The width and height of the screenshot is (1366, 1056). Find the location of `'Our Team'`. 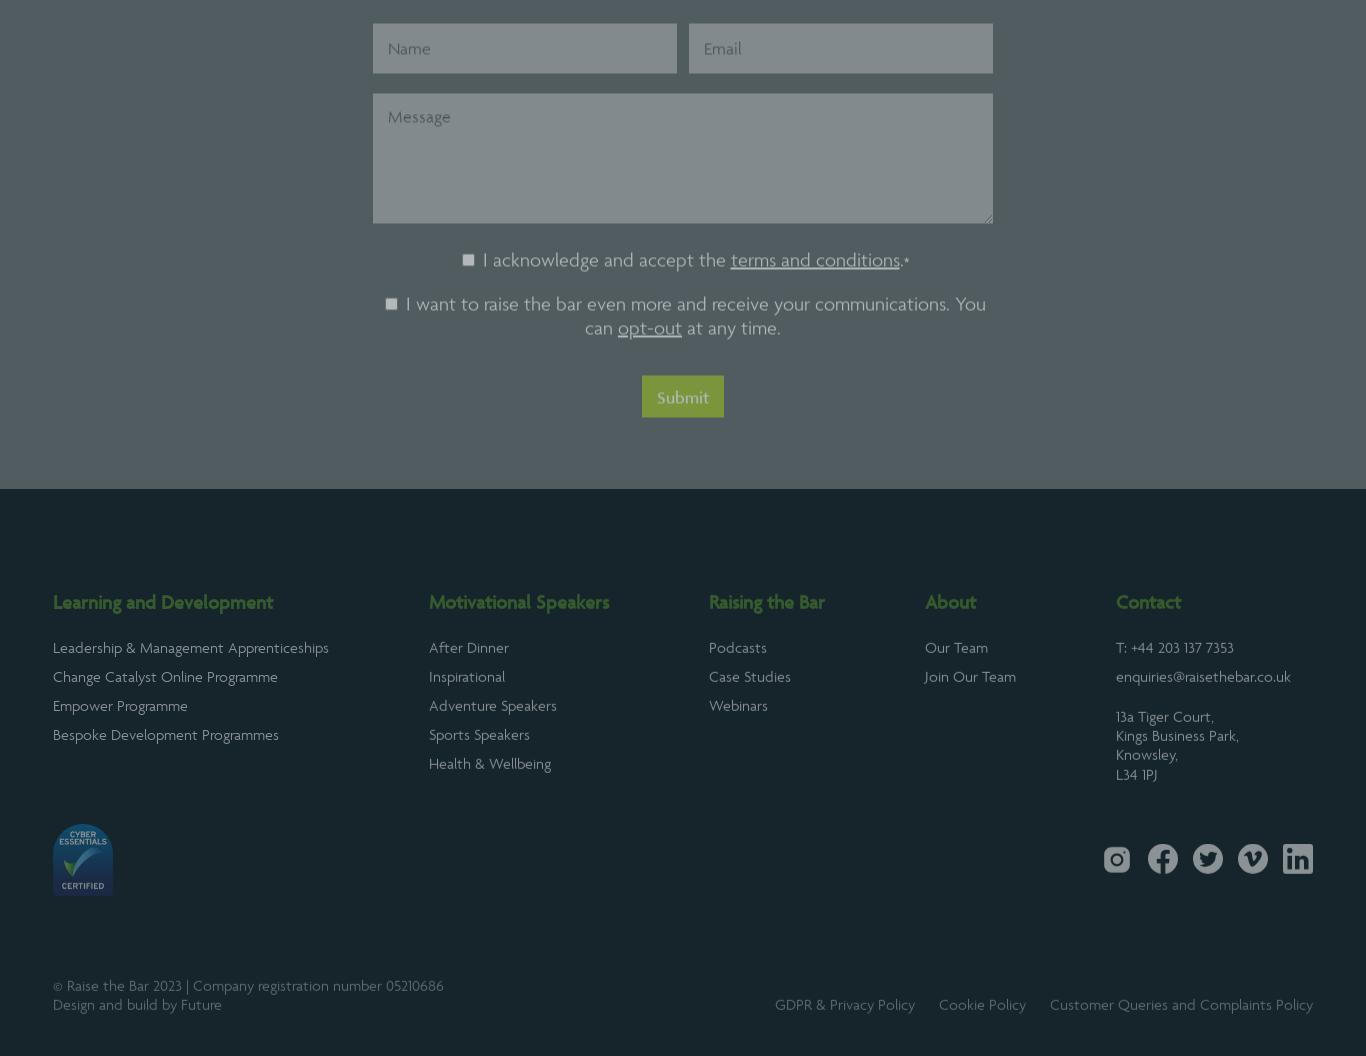

'Our Team' is located at coordinates (956, 696).